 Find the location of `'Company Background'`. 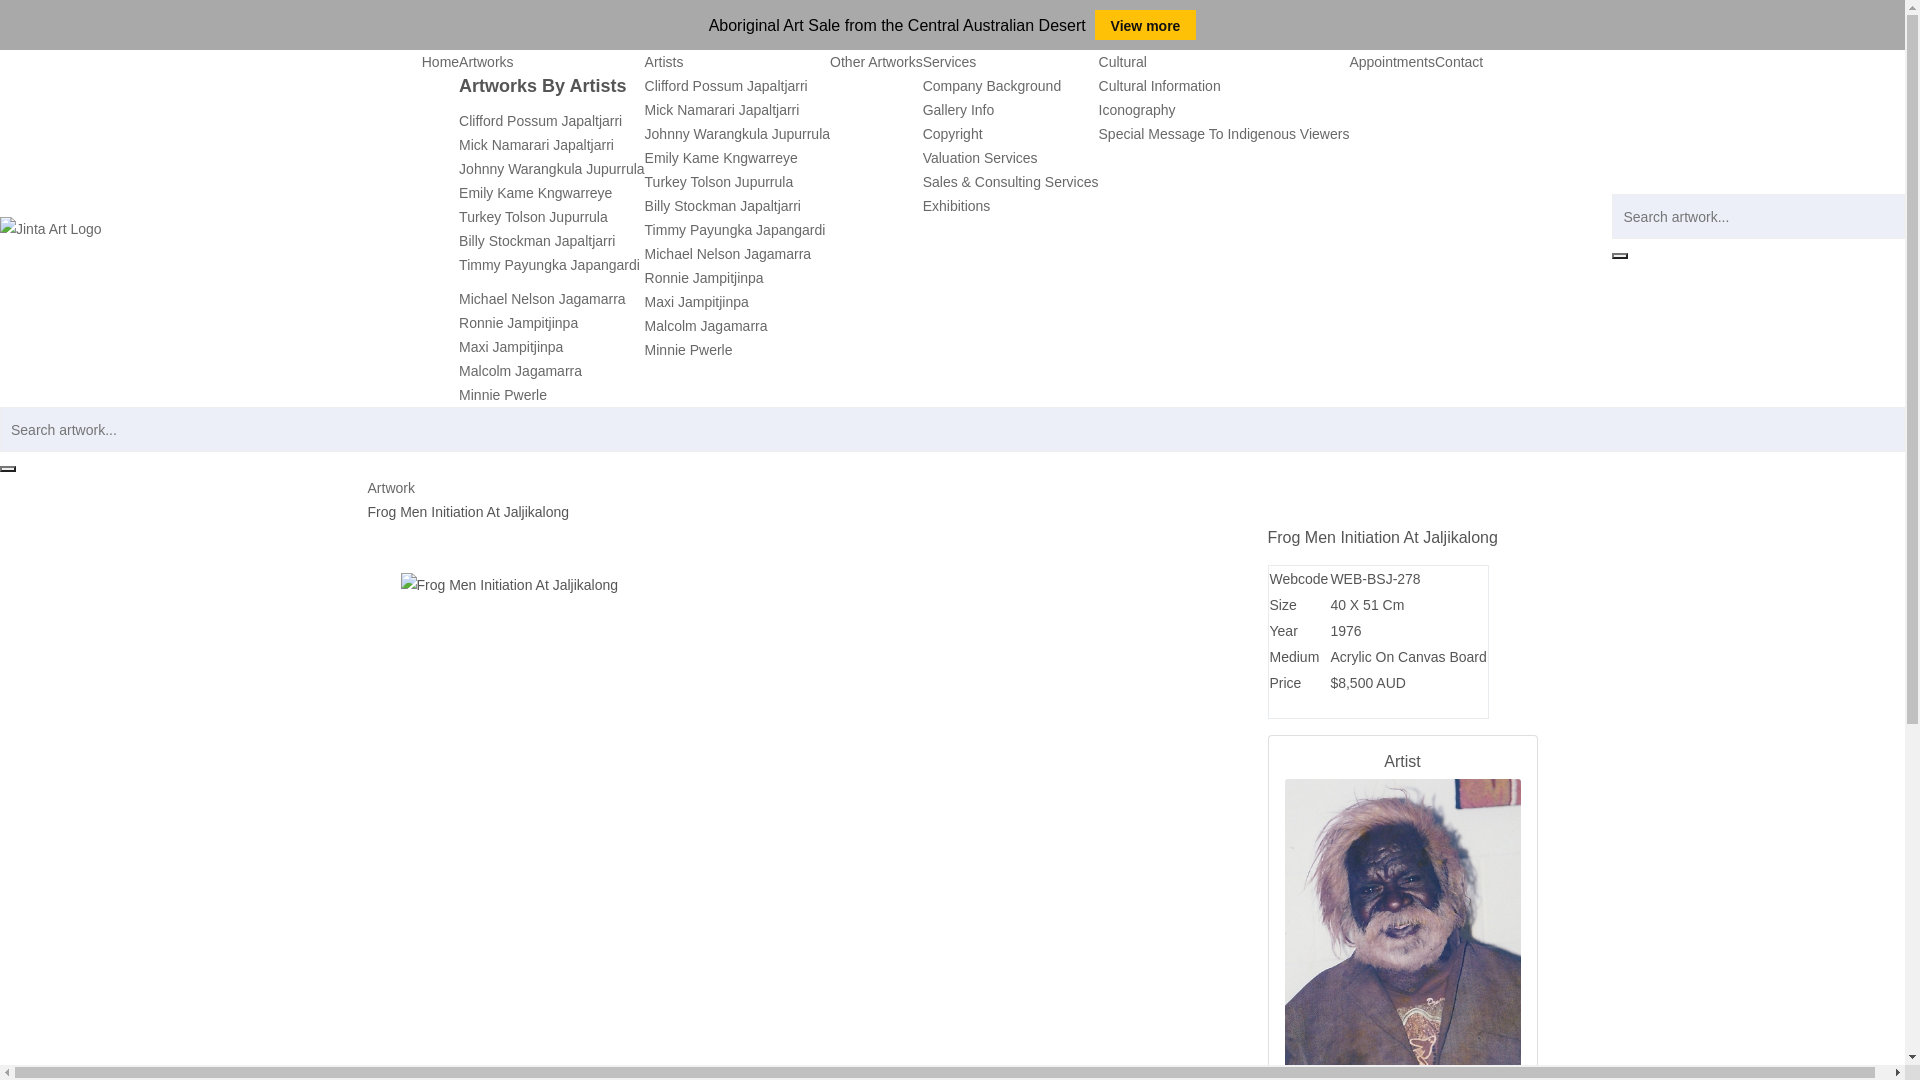

'Company Background' is located at coordinates (992, 84).